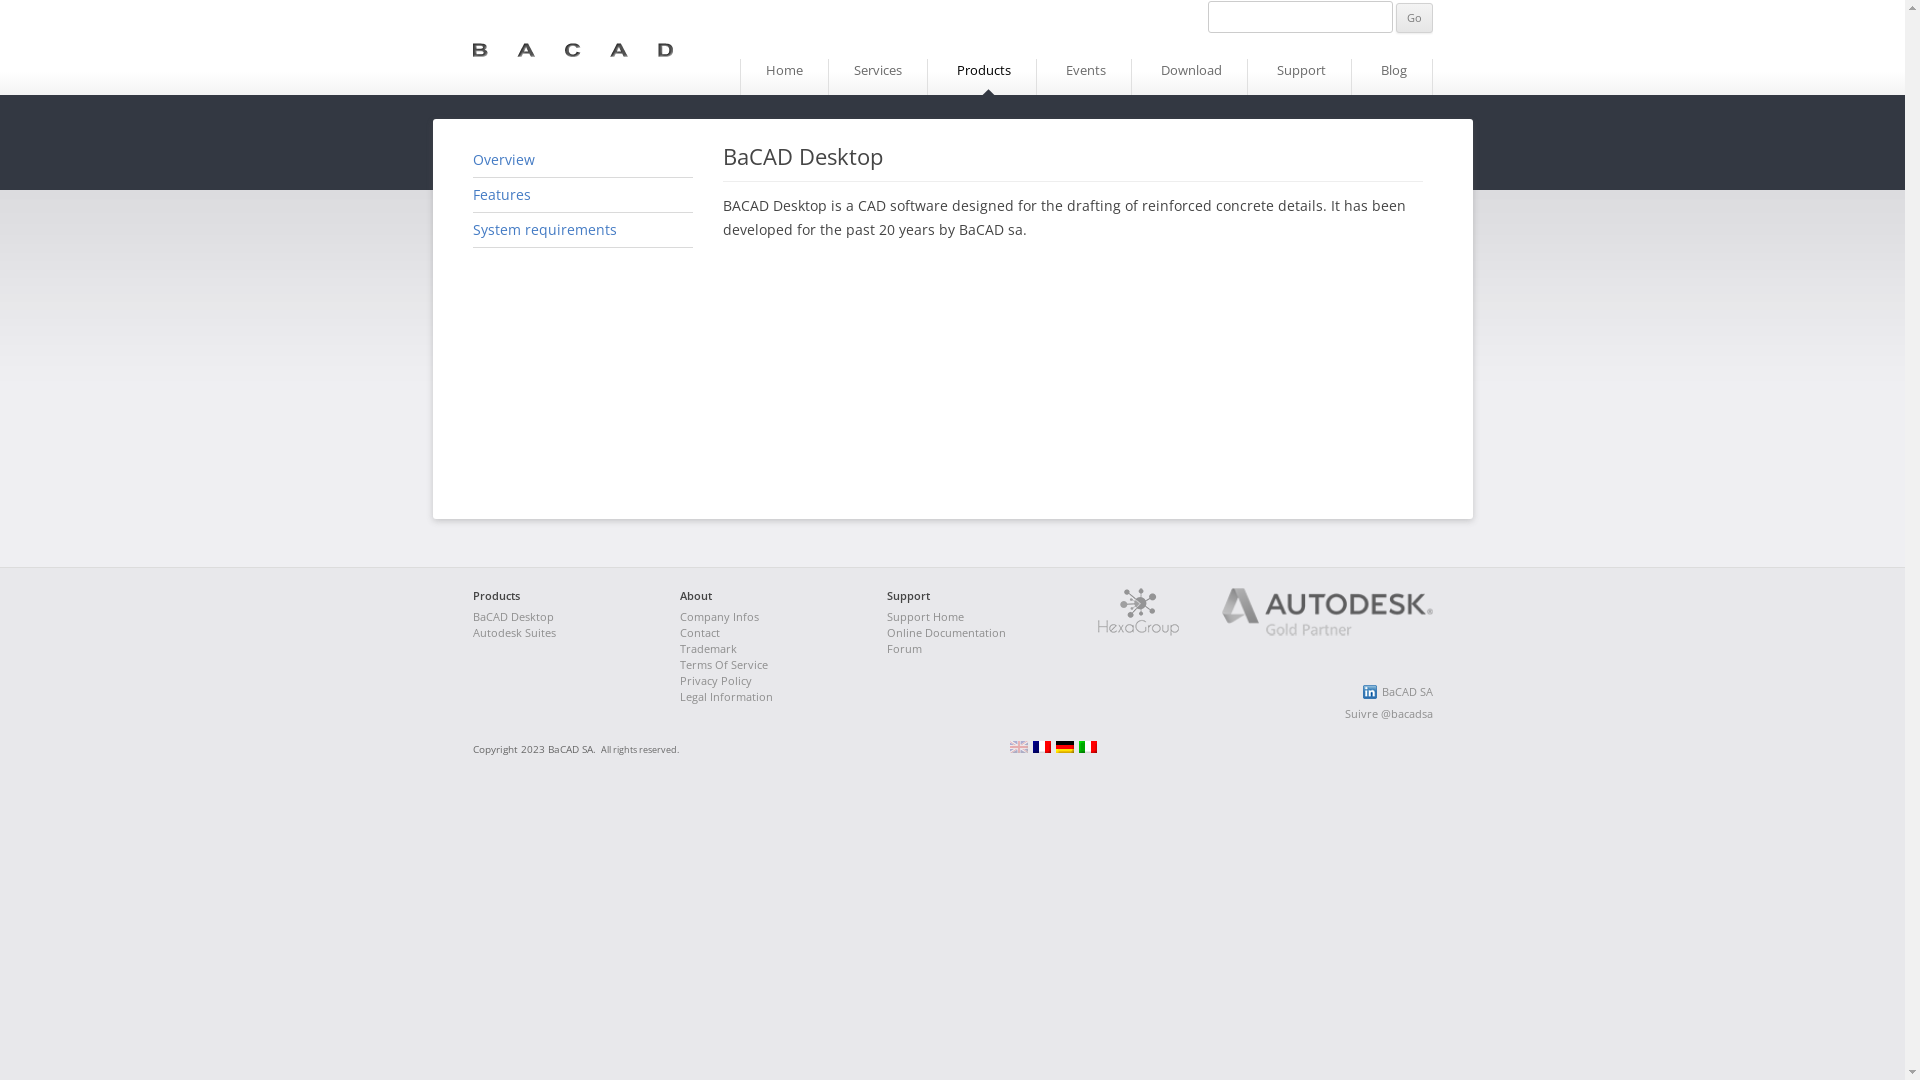 This screenshot has height=1080, width=1920. Describe the element at coordinates (1413, 18) in the screenshot. I see `'Go'` at that location.